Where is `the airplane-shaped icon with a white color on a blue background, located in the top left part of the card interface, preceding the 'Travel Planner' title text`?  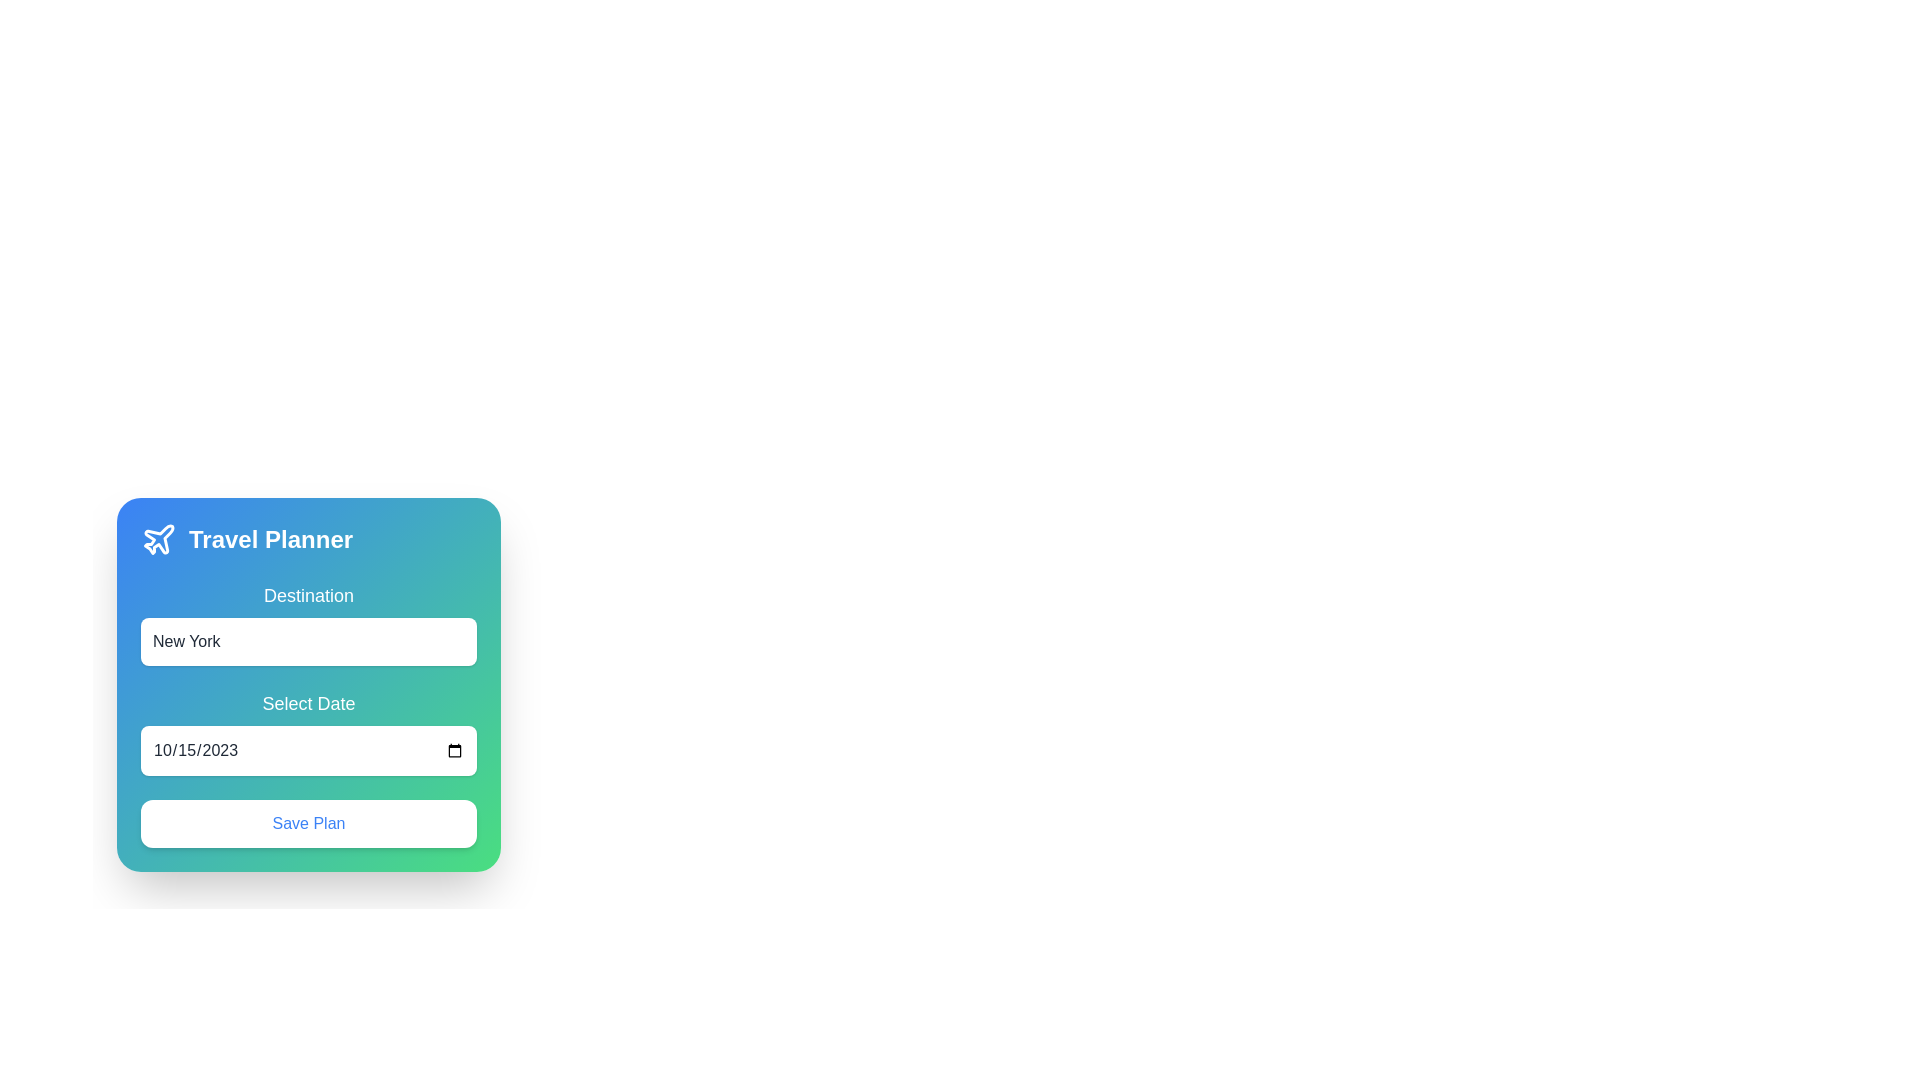
the airplane-shaped icon with a white color on a blue background, located in the top left part of the card interface, preceding the 'Travel Planner' title text is located at coordinates (157, 540).